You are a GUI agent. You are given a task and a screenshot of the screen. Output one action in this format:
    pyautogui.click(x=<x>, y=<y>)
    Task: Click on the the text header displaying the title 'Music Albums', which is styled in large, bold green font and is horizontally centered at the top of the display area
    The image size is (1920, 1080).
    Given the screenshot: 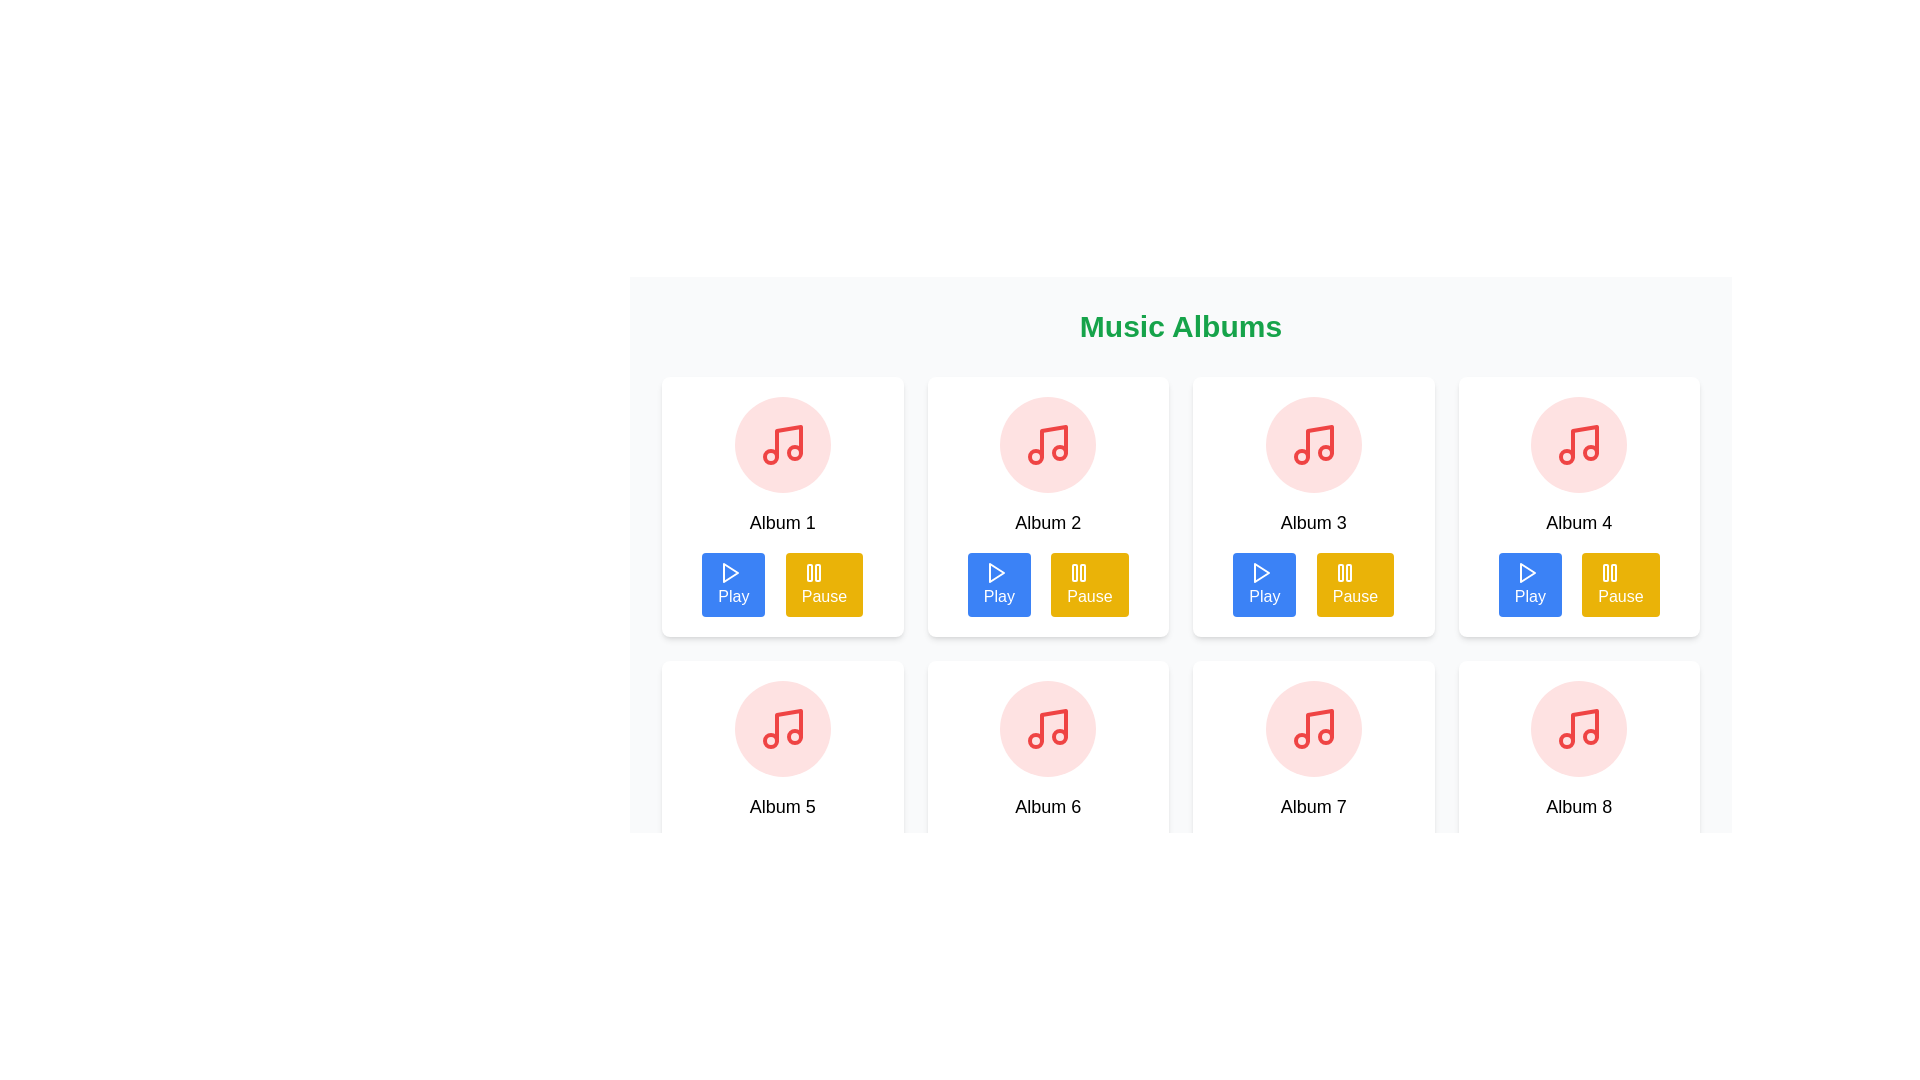 What is the action you would take?
    pyautogui.click(x=1180, y=326)
    